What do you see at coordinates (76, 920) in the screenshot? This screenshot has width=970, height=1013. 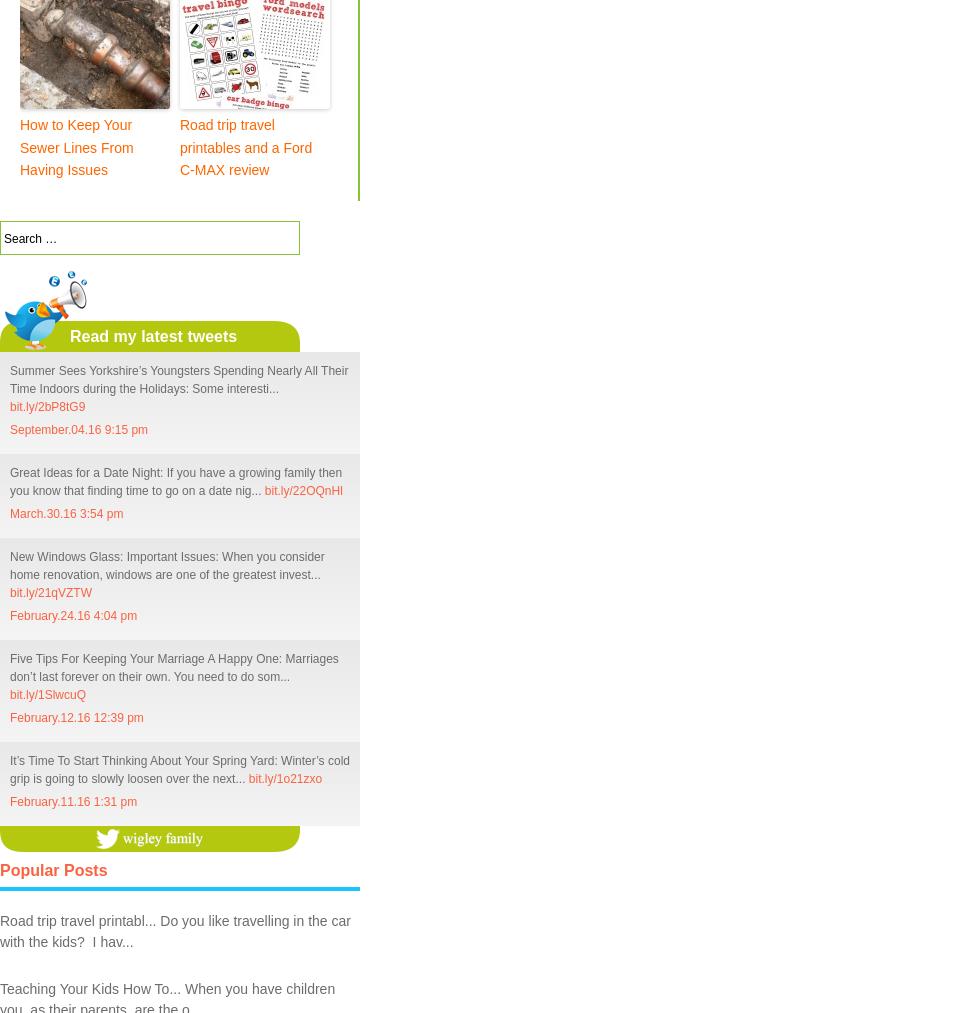 I see `'Road trip travel printabl...'` at bounding box center [76, 920].